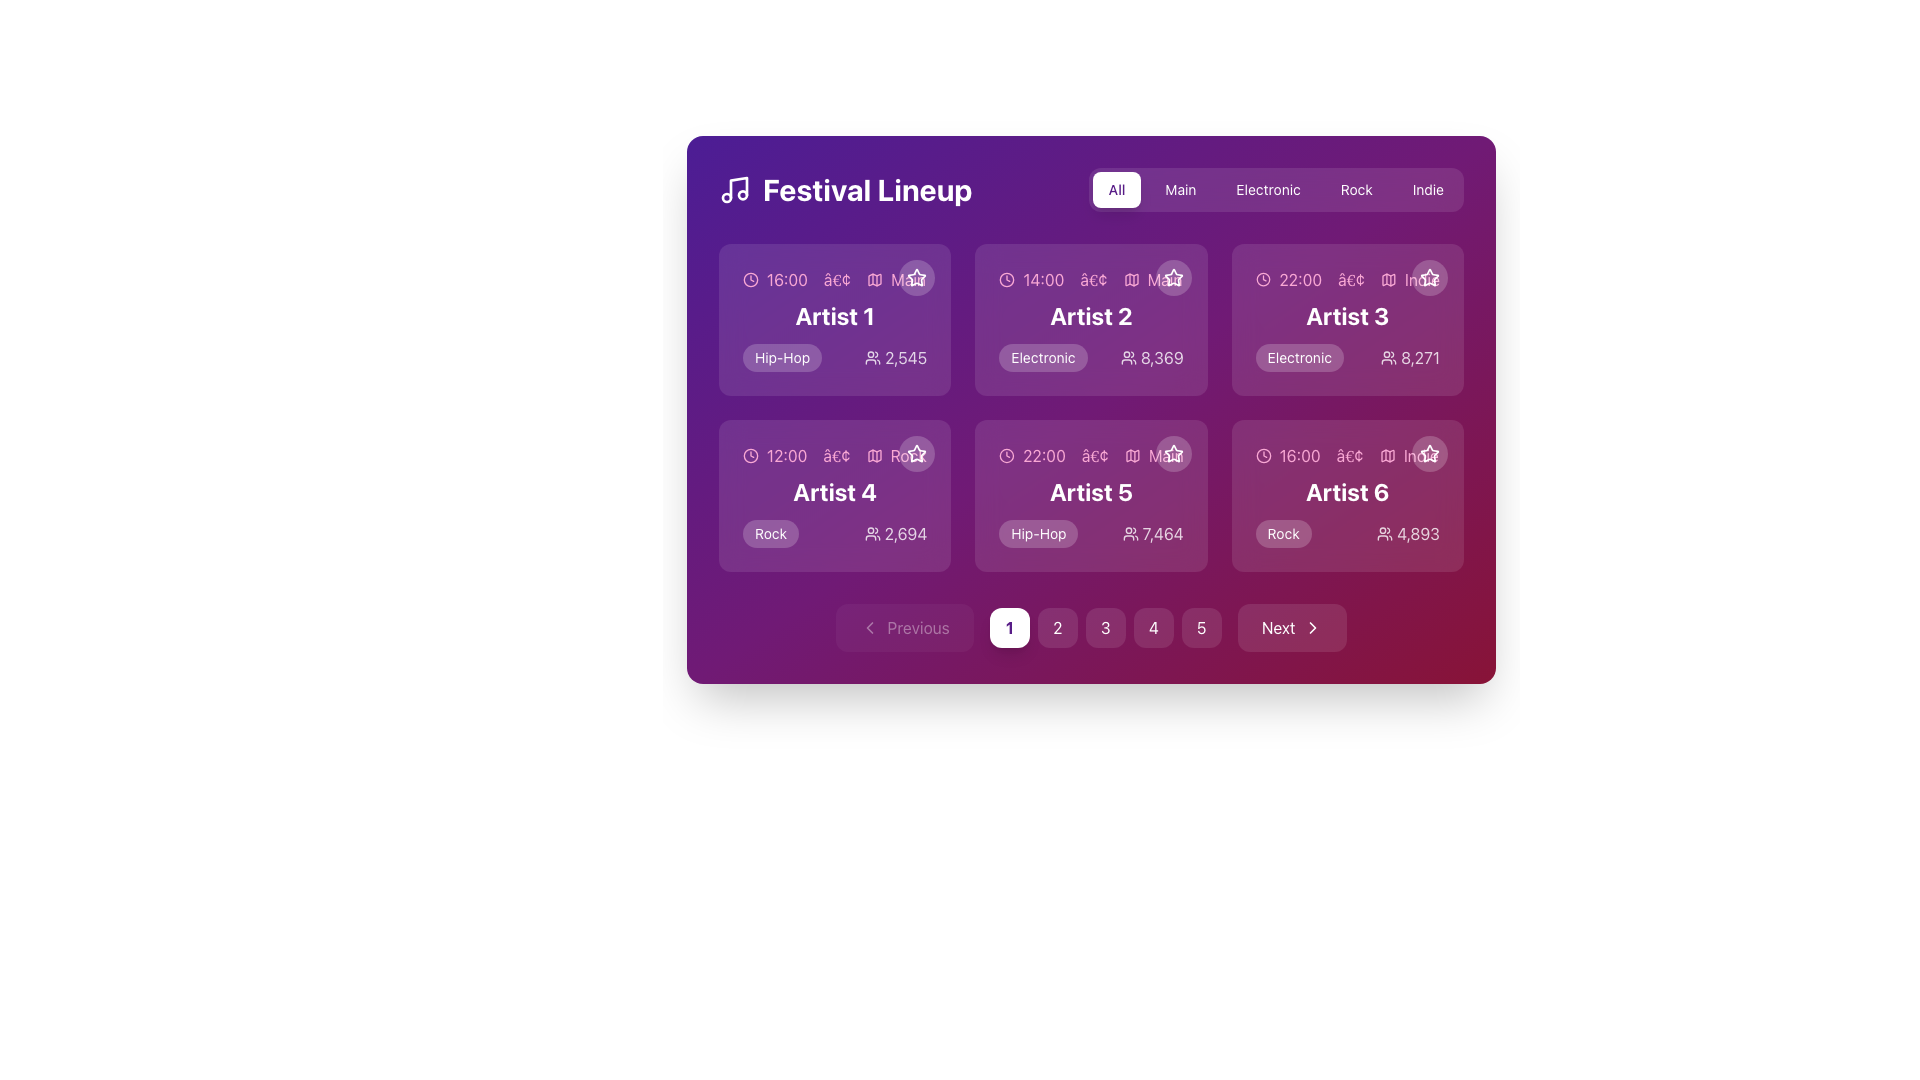 This screenshot has height=1080, width=1920. What do you see at coordinates (1009, 627) in the screenshot?
I see `the pagination control button located to the right of the 'Previous' button and to the left of the button labeled '2'` at bounding box center [1009, 627].